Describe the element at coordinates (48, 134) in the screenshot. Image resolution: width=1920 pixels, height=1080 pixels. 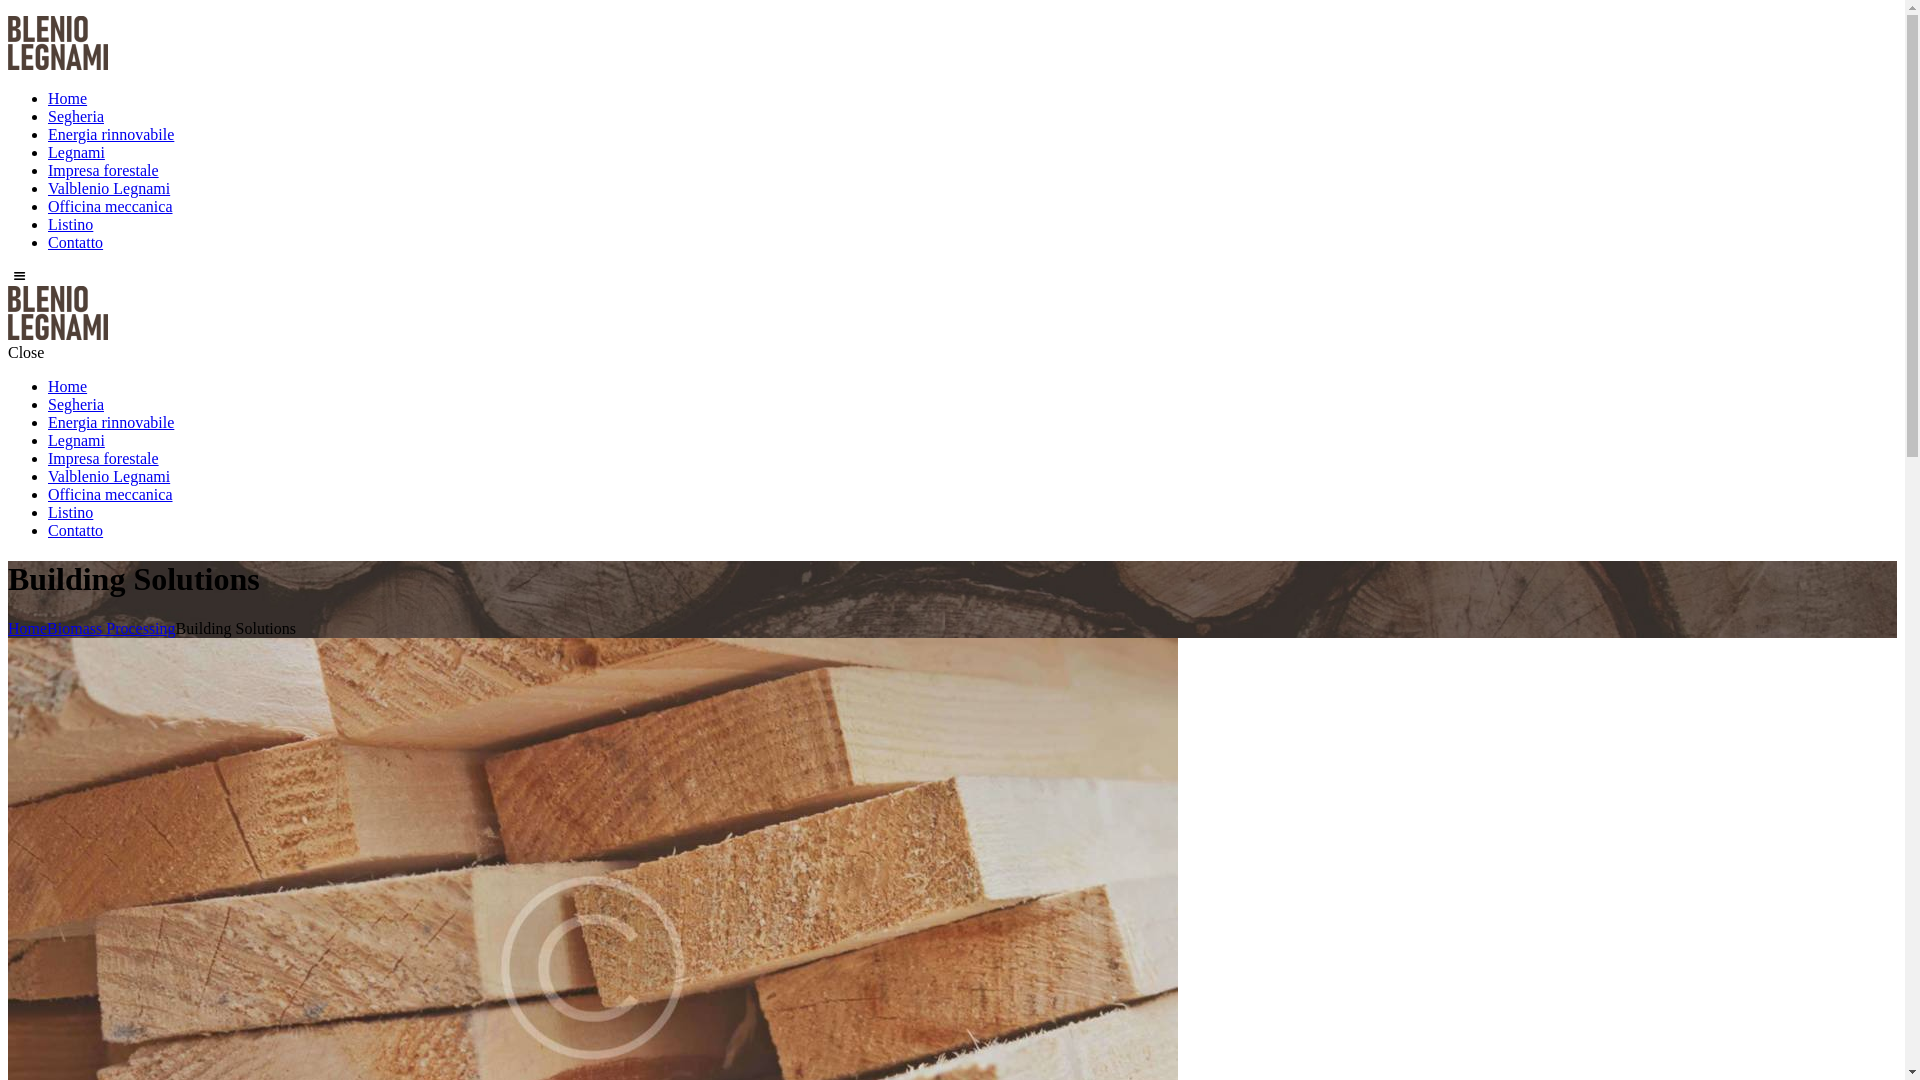
I see `'Energia rinnovabile'` at that location.